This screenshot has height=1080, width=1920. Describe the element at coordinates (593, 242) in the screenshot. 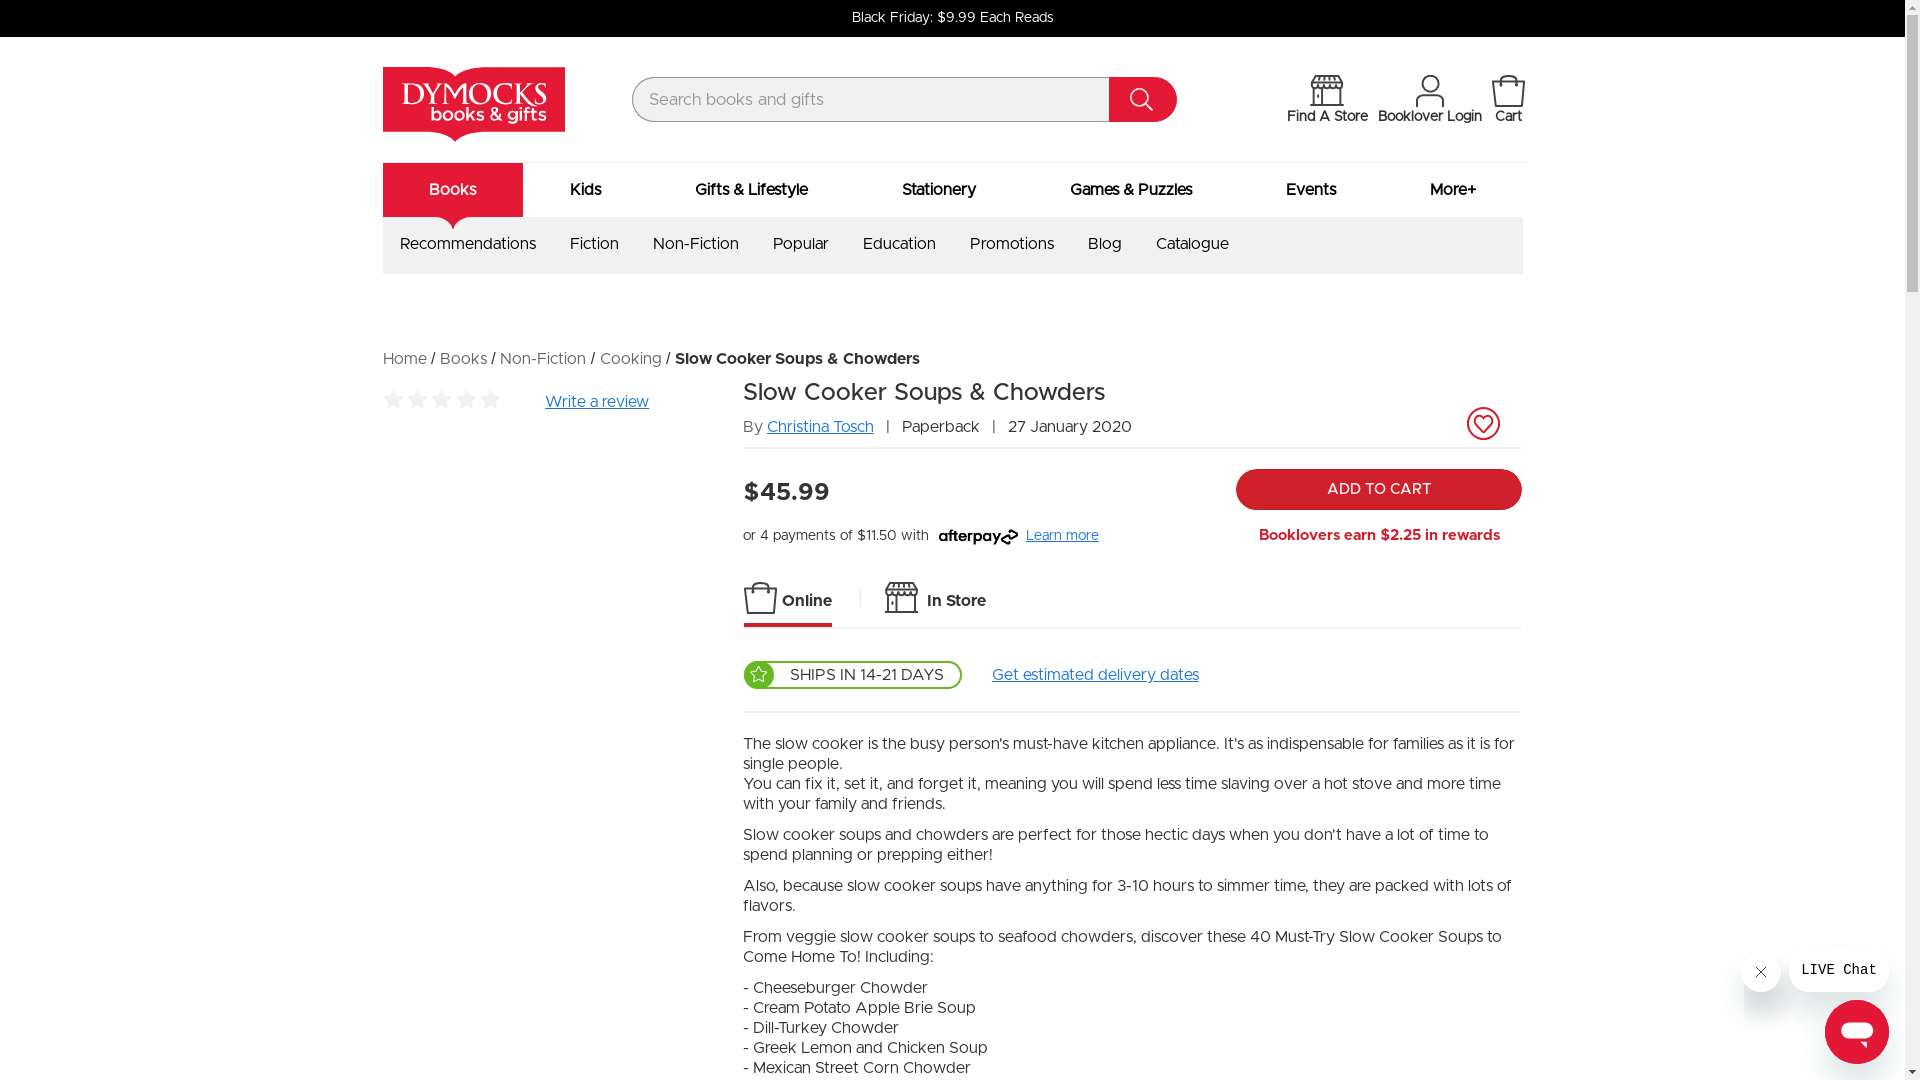

I see `'Fiction'` at that location.